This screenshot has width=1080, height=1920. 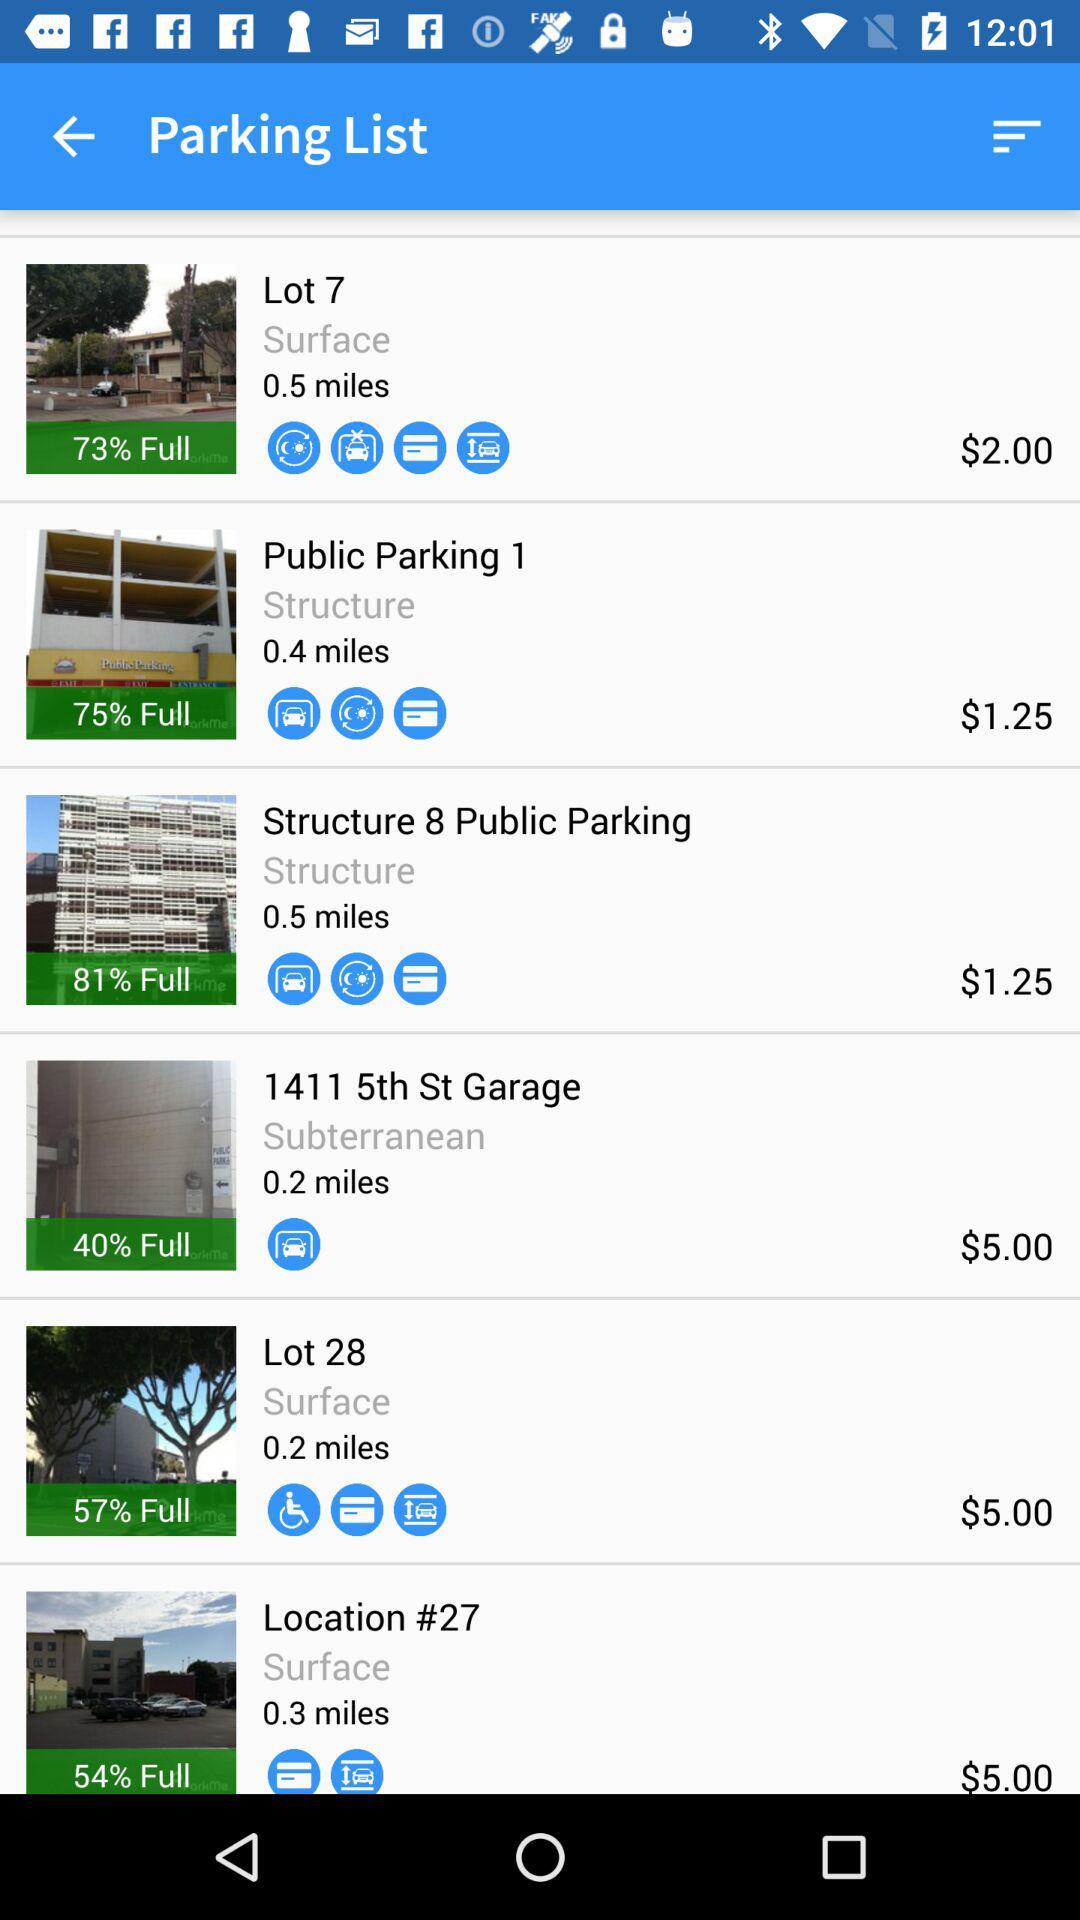 I want to click on the item above the location #27 icon, so click(x=293, y=1509).